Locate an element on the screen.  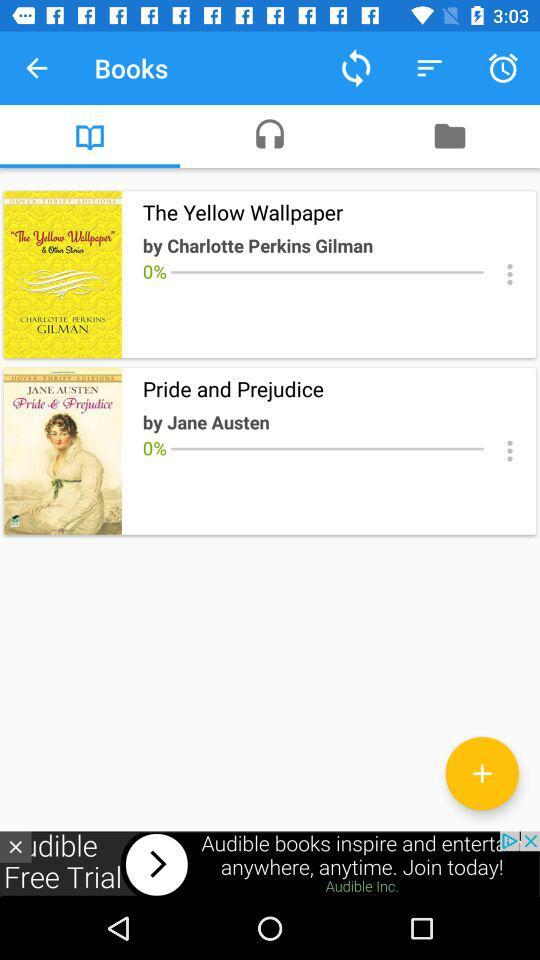
clickable advertisement is located at coordinates (270, 863).